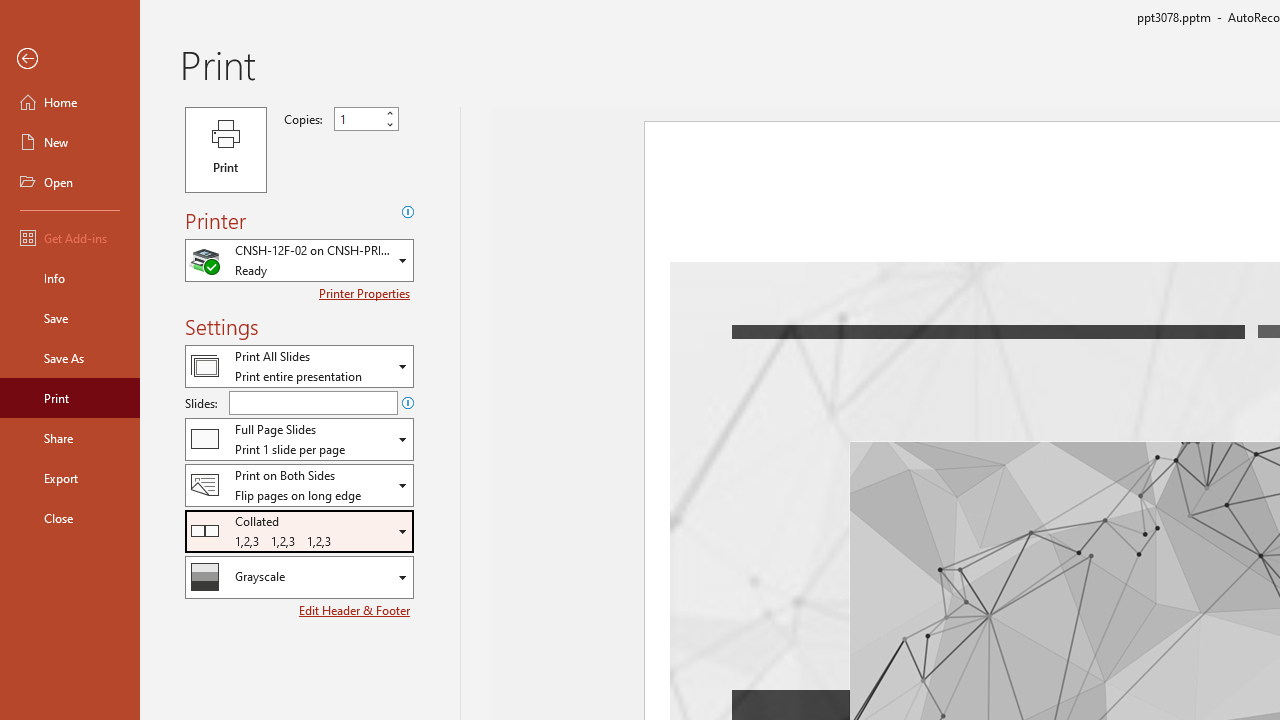 This screenshot has width=1280, height=720. I want to click on 'Copies', so click(366, 119).